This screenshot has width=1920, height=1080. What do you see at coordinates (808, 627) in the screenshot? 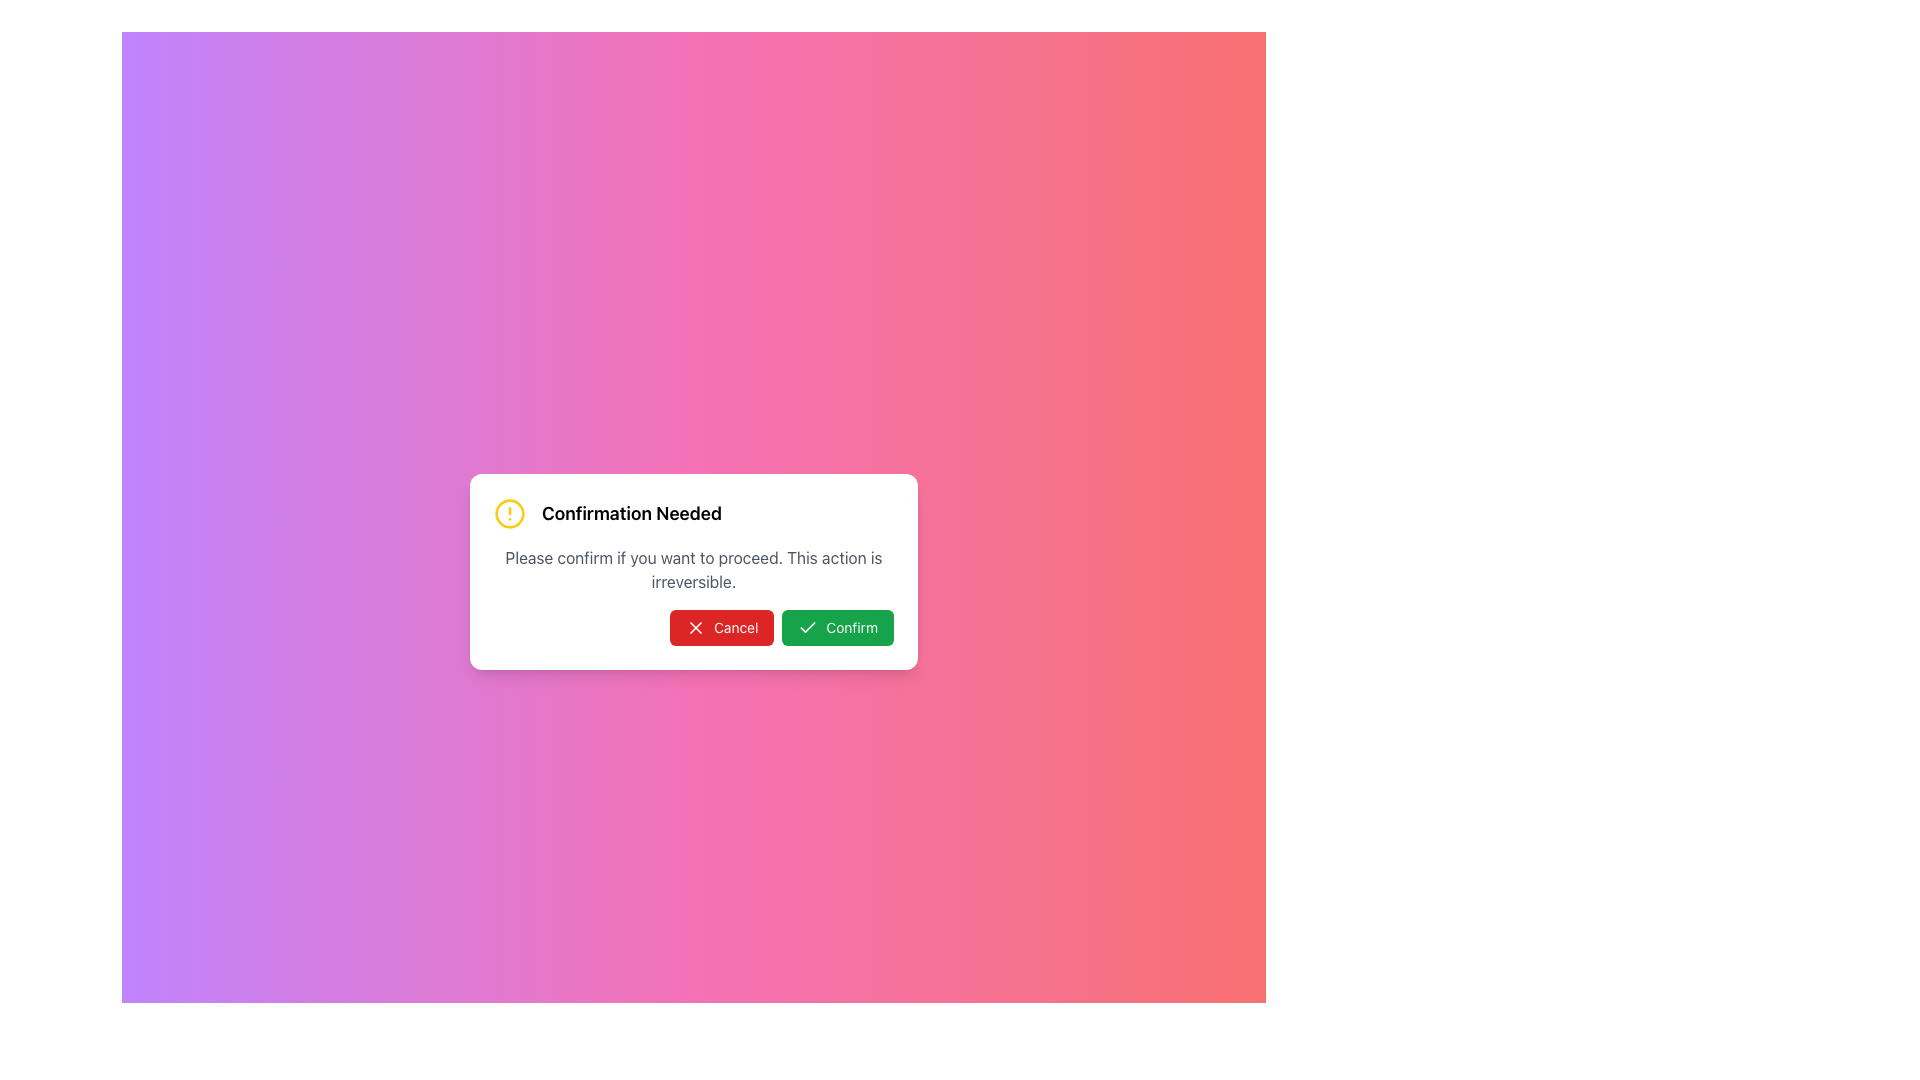
I see `the green circular check mark icon with a white tick located to the left of the 'Confirm' button's text` at bounding box center [808, 627].